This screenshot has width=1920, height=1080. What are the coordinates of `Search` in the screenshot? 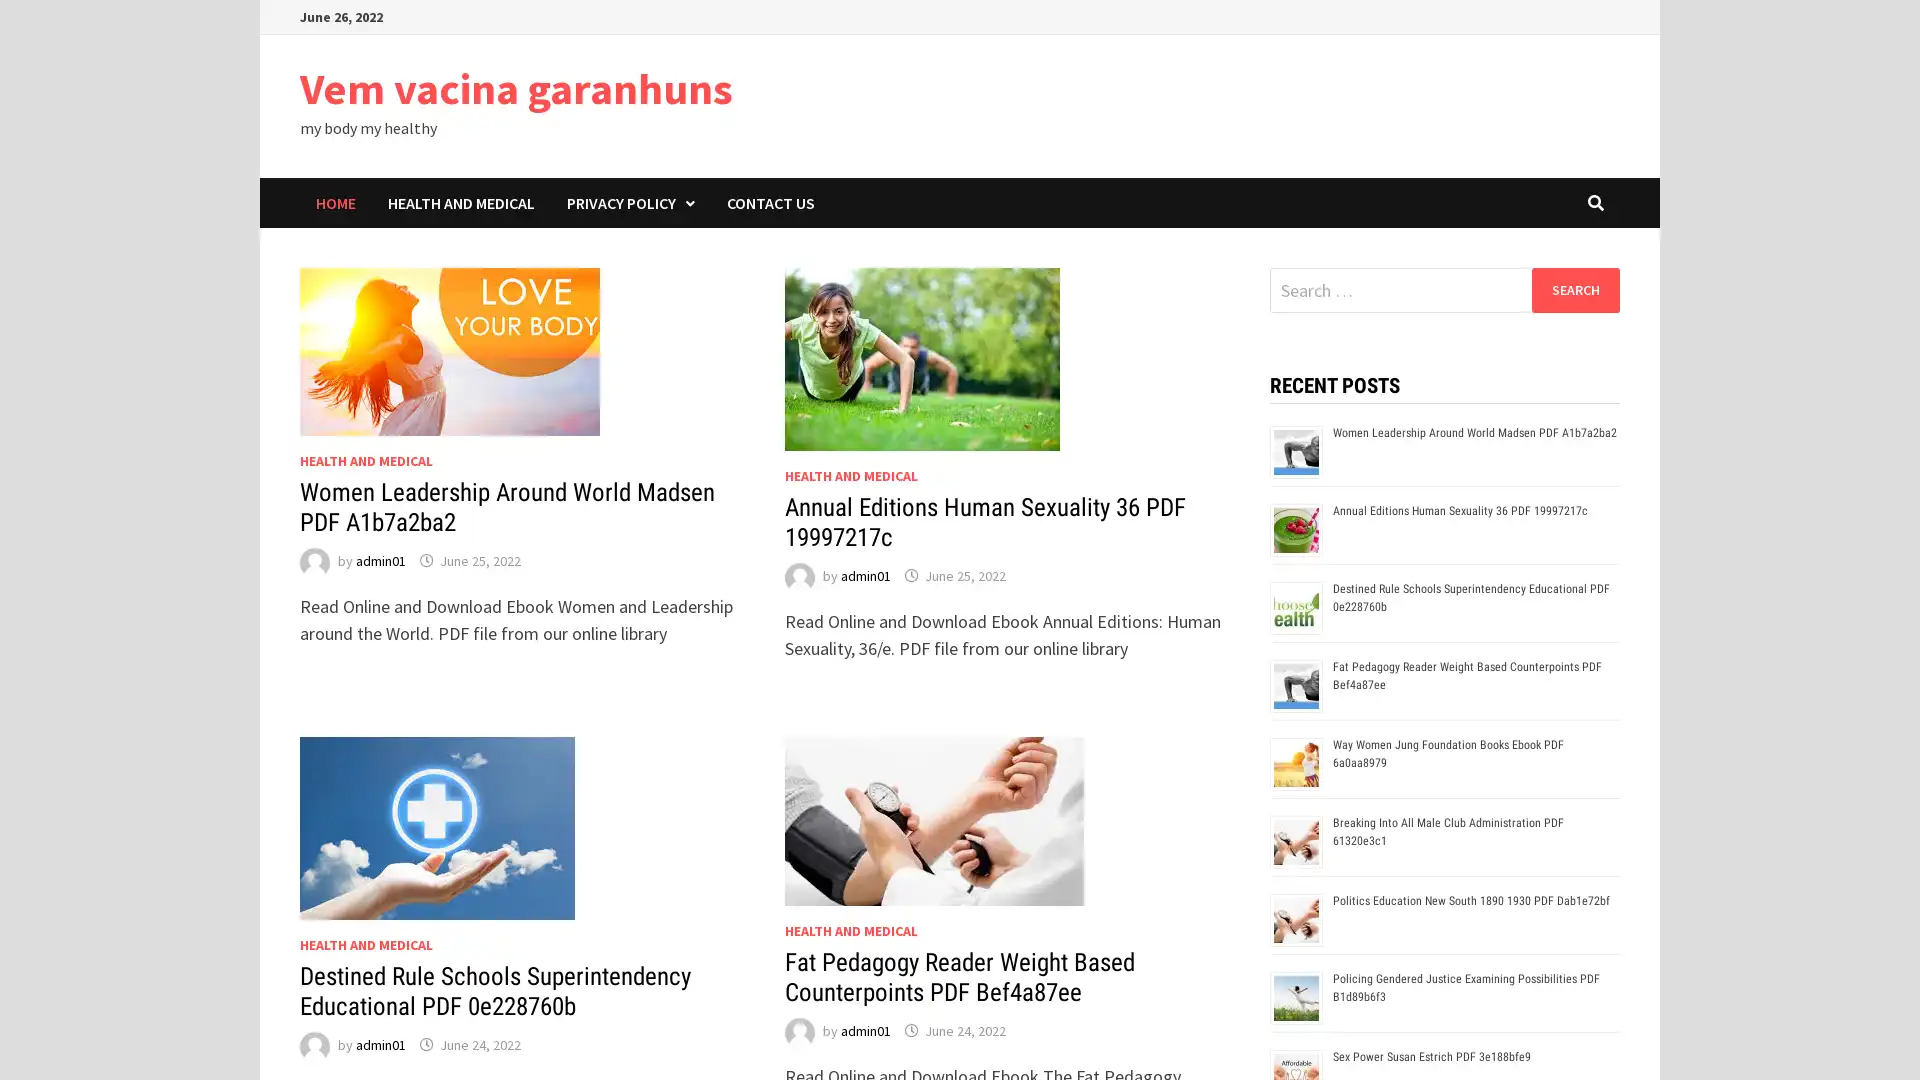 It's located at (1574, 289).